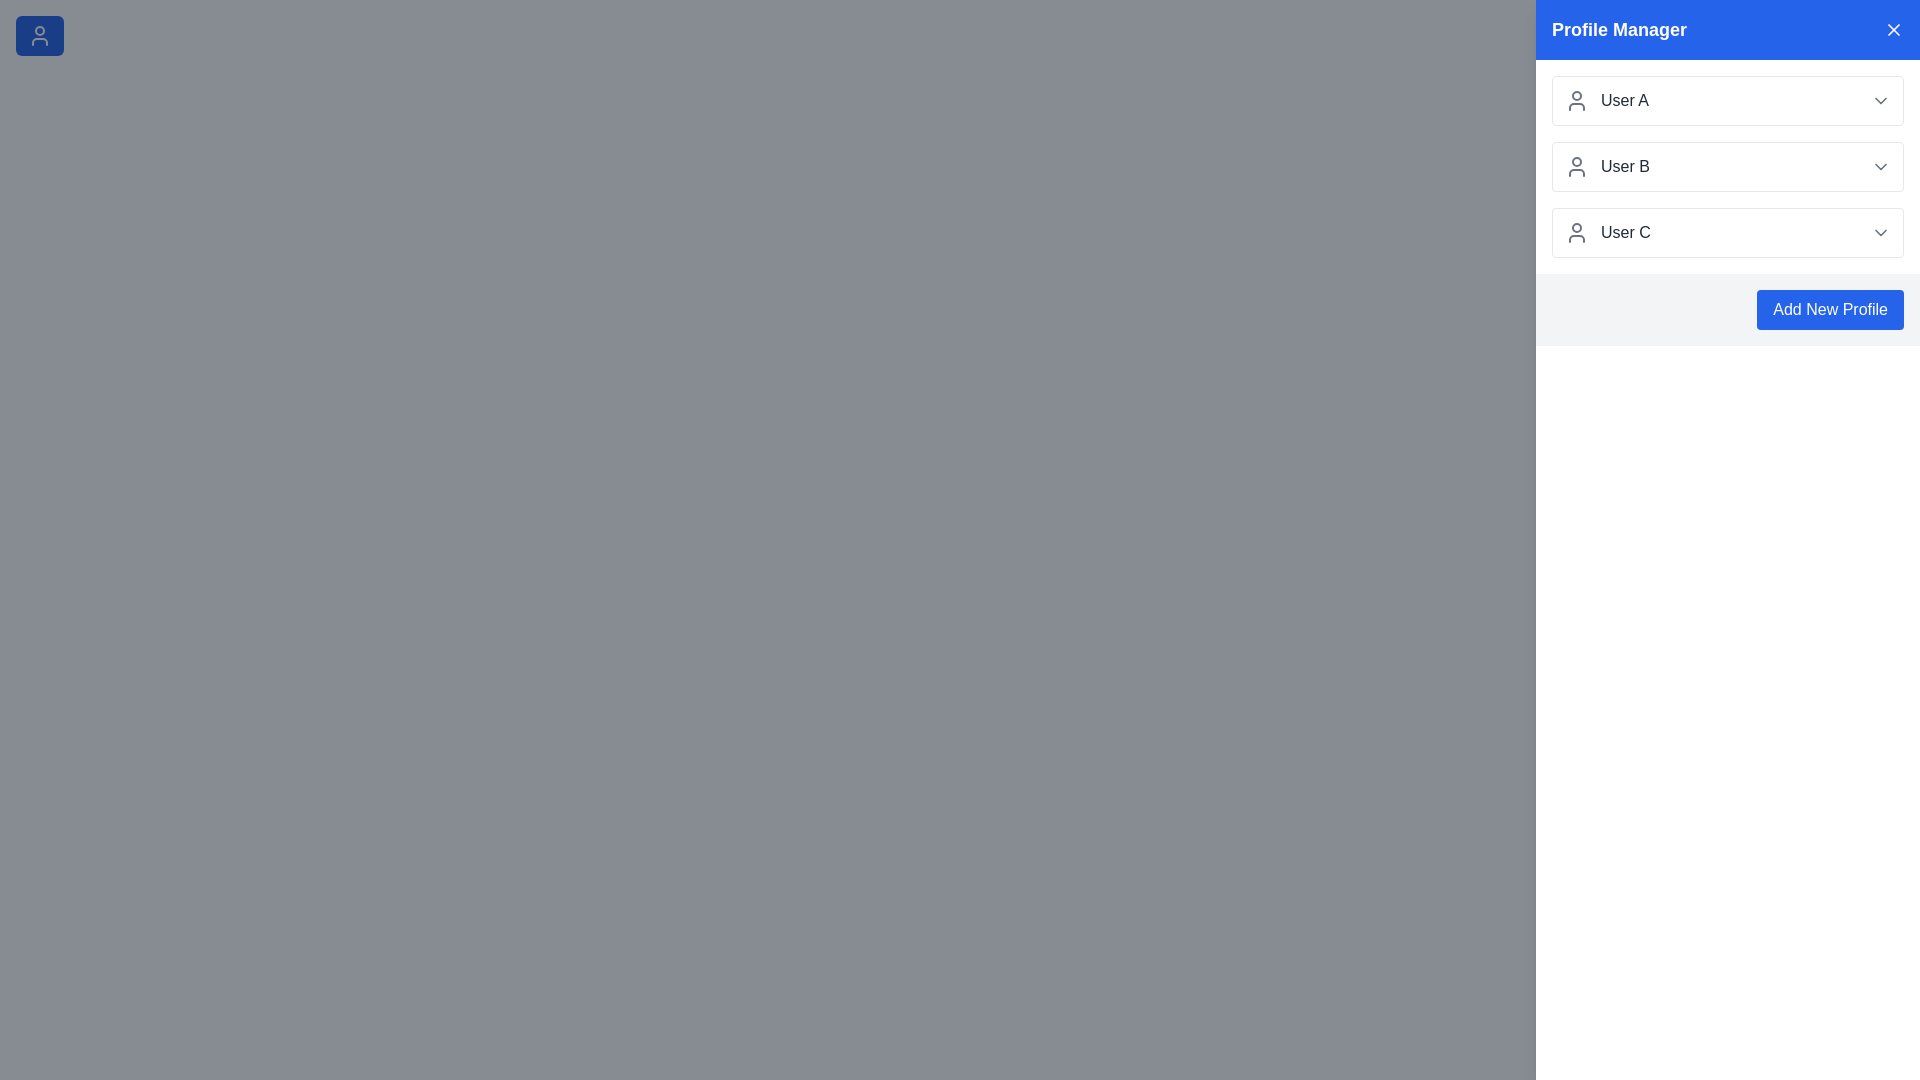  I want to click on the white 'X' icon located in the top right corner of the 'Profile Manager' header bar, so click(1893, 30).